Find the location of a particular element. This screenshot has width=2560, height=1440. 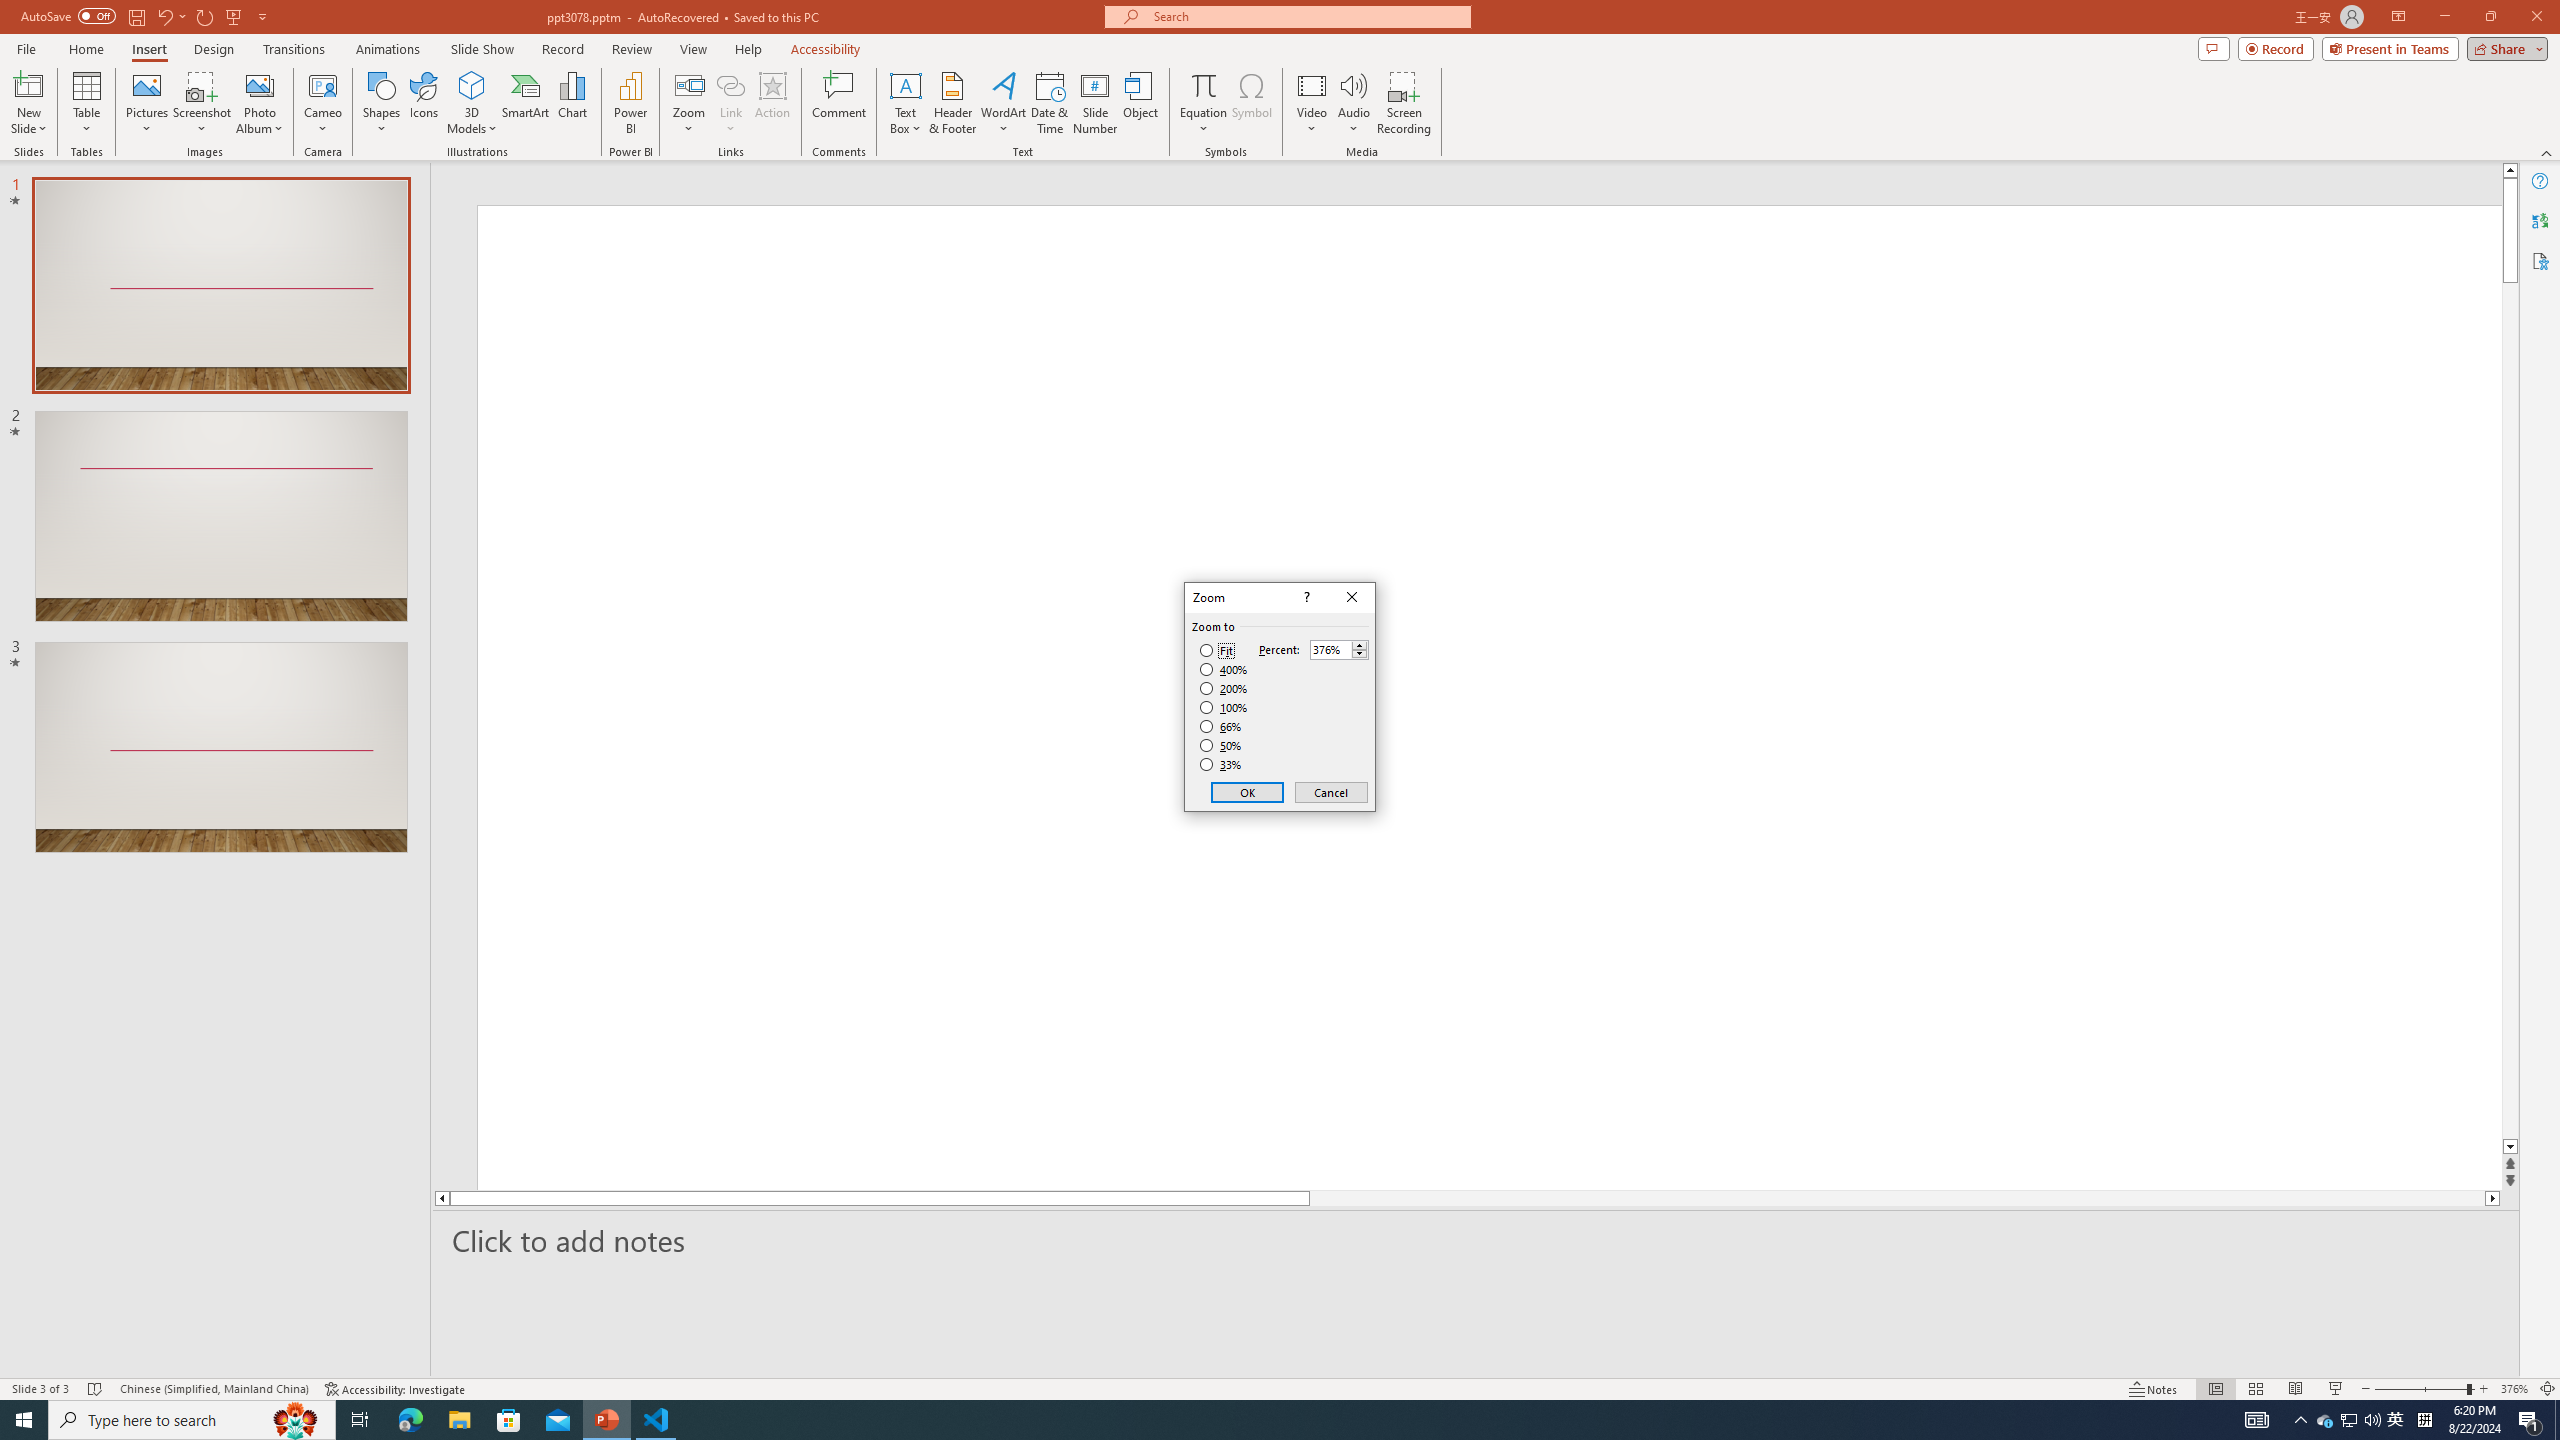

'Shapes' is located at coordinates (380, 103).